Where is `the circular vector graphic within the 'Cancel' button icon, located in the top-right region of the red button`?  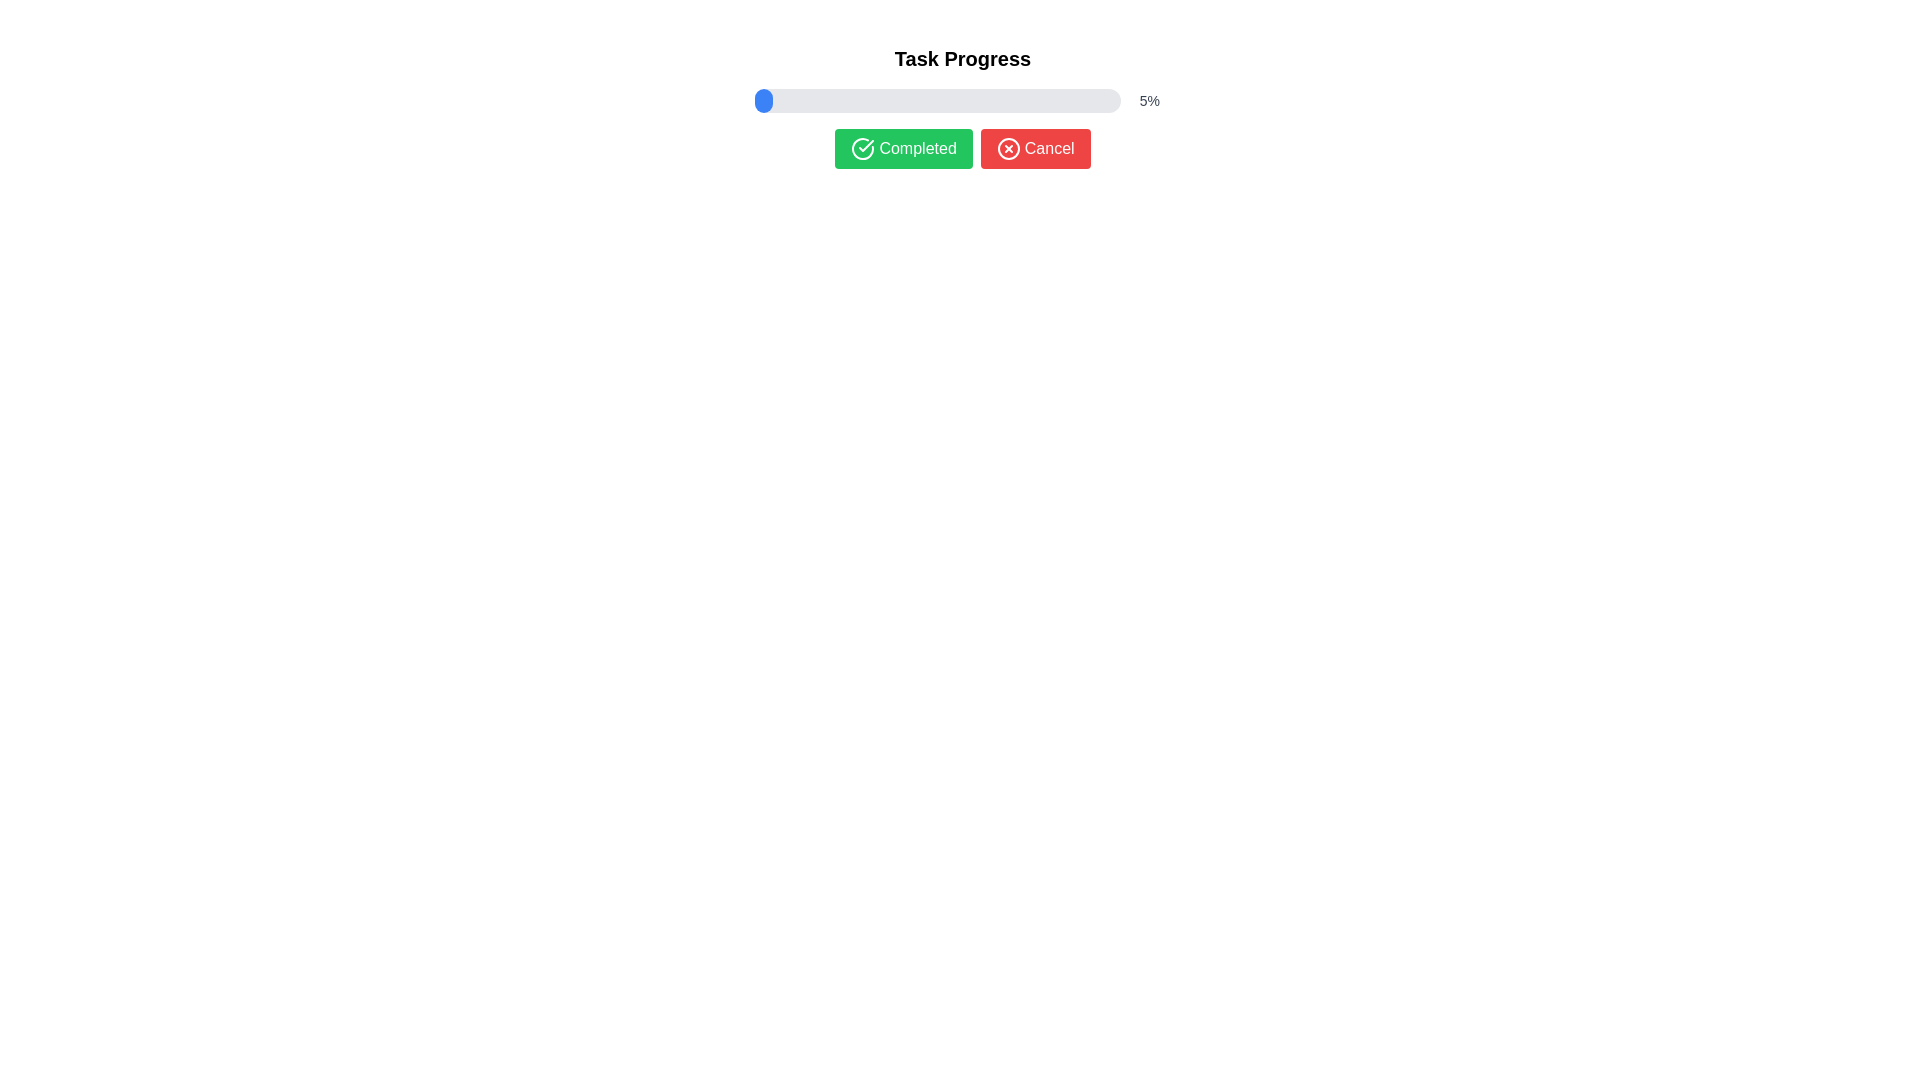 the circular vector graphic within the 'Cancel' button icon, located in the top-right region of the red button is located at coordinates (1008, 148).